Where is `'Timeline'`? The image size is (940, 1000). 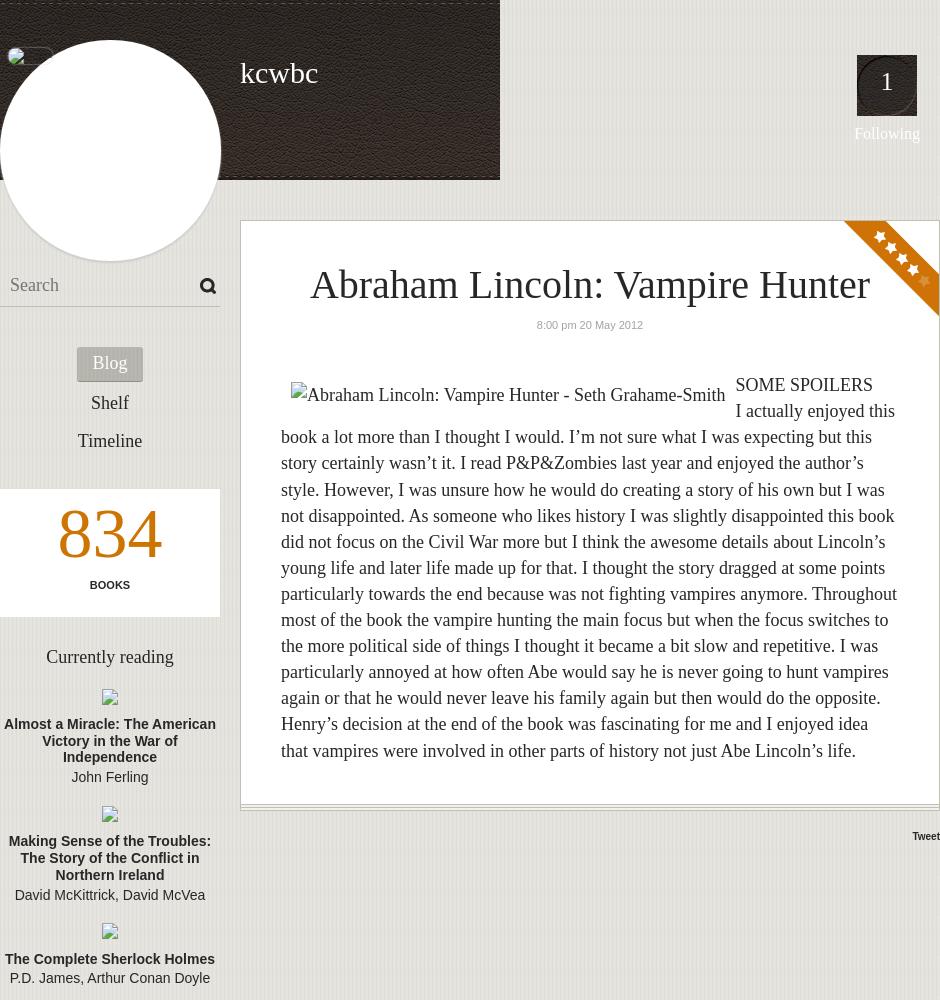
'Timeline' is located at coordinates (109, 440).